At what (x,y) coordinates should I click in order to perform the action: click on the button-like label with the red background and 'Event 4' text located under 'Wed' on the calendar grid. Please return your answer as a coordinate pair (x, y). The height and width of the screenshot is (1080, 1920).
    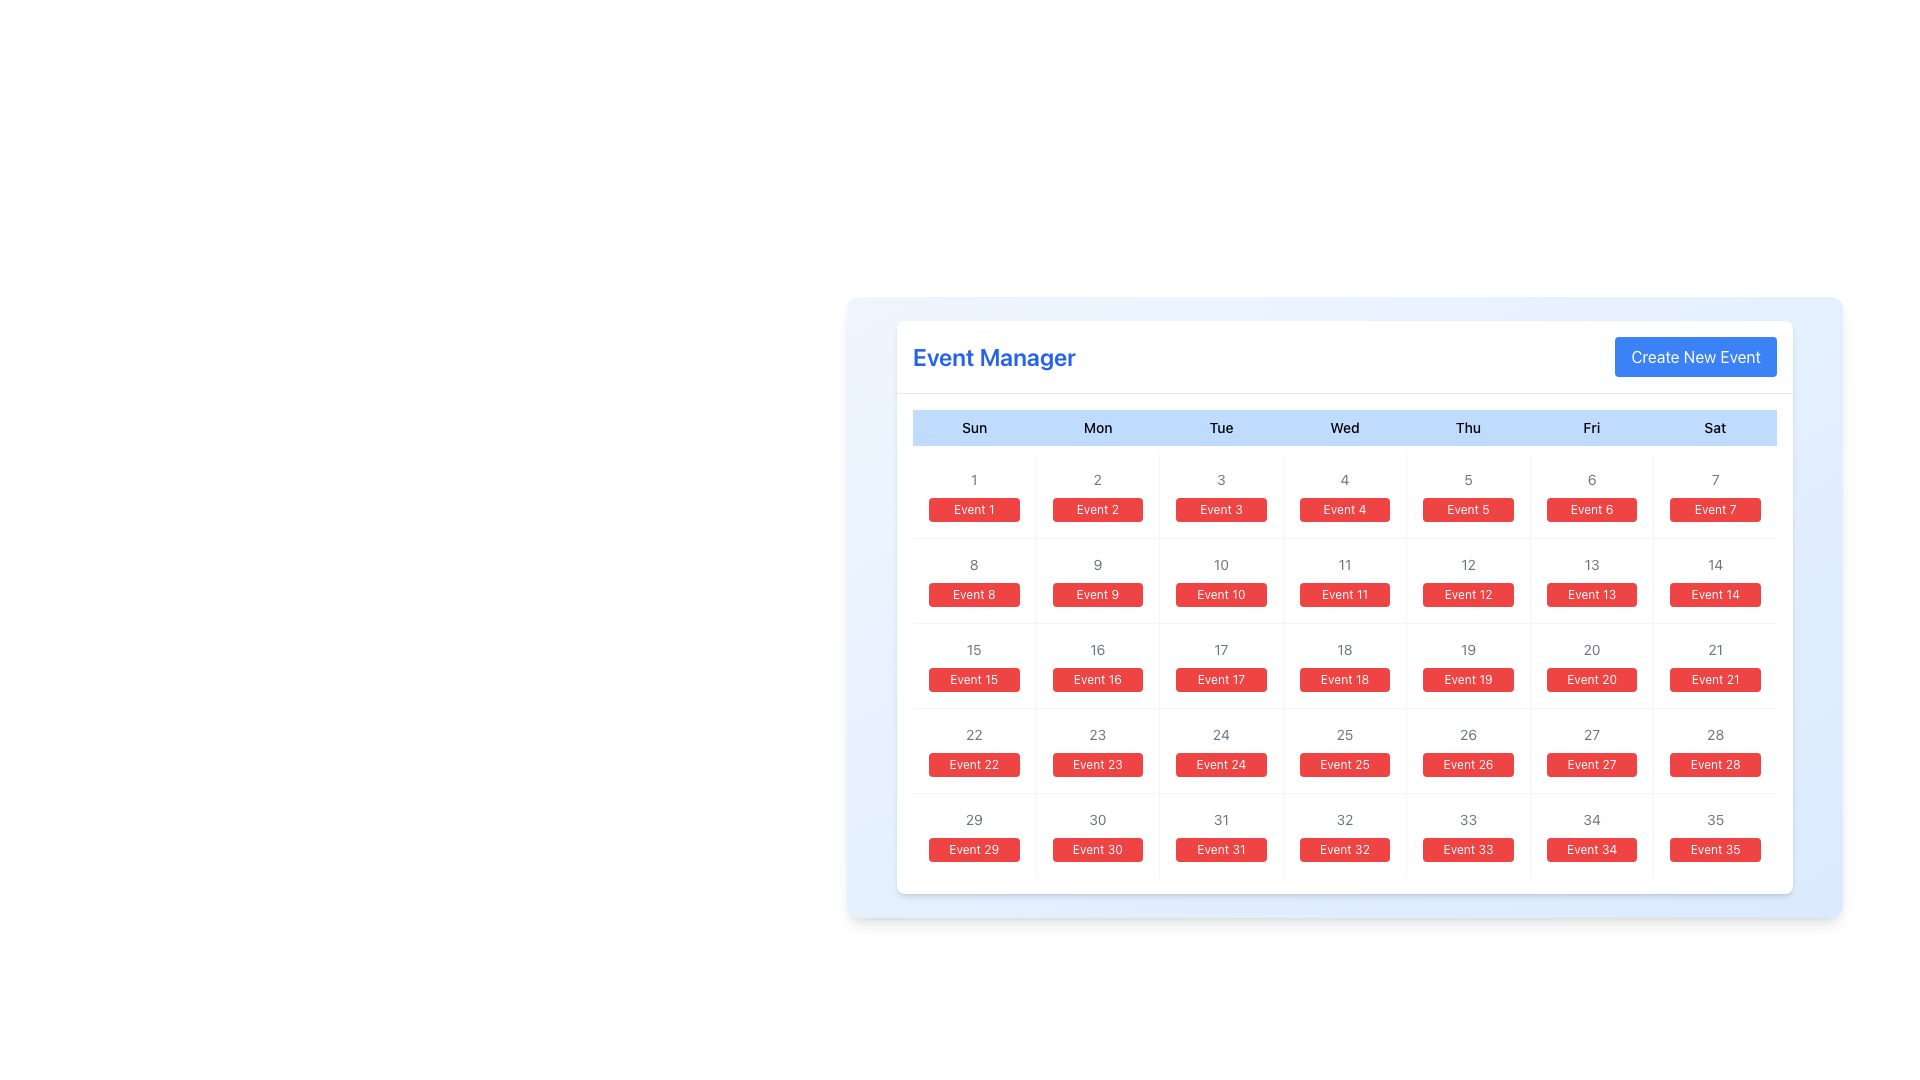
    Looking at the image, I should click on (1344, 508).